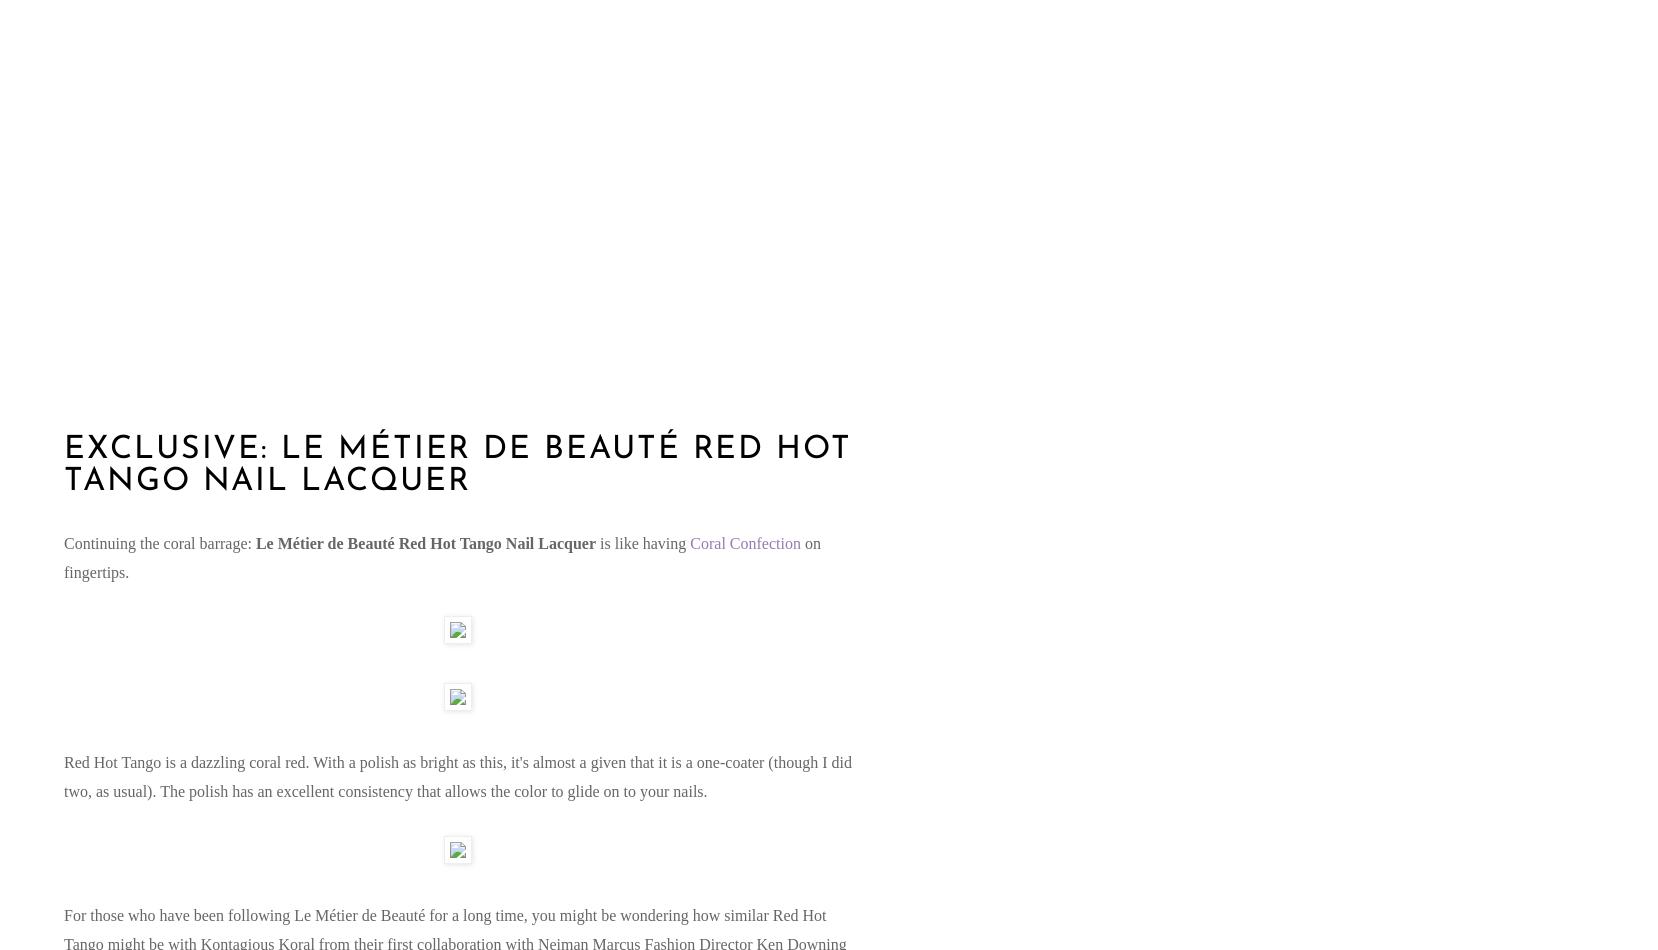 Image resolution: width=1658 pixels, height=950 pixels. I want to click on 'About', so click(70, 206).